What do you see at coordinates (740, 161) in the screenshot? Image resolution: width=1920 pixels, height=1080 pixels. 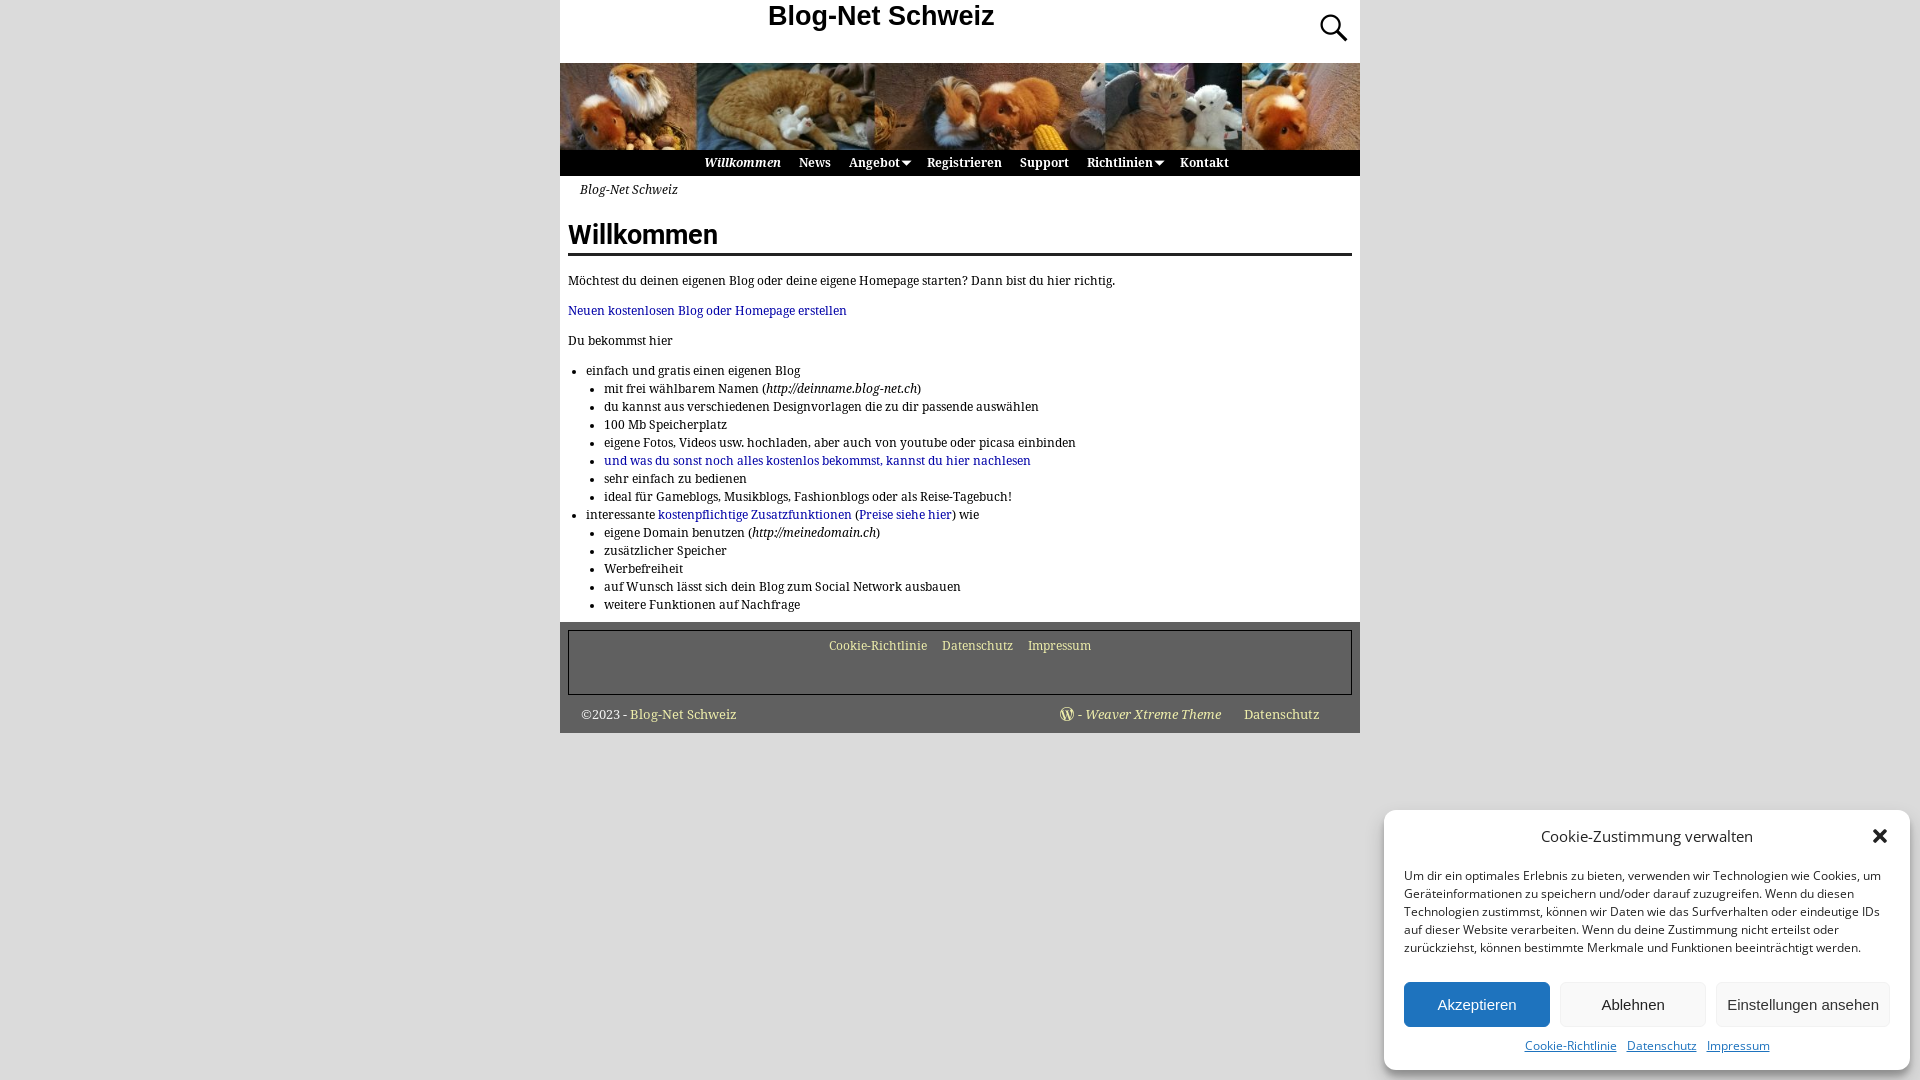 I see `'Willkommen'` at bounding box center [740, 161].